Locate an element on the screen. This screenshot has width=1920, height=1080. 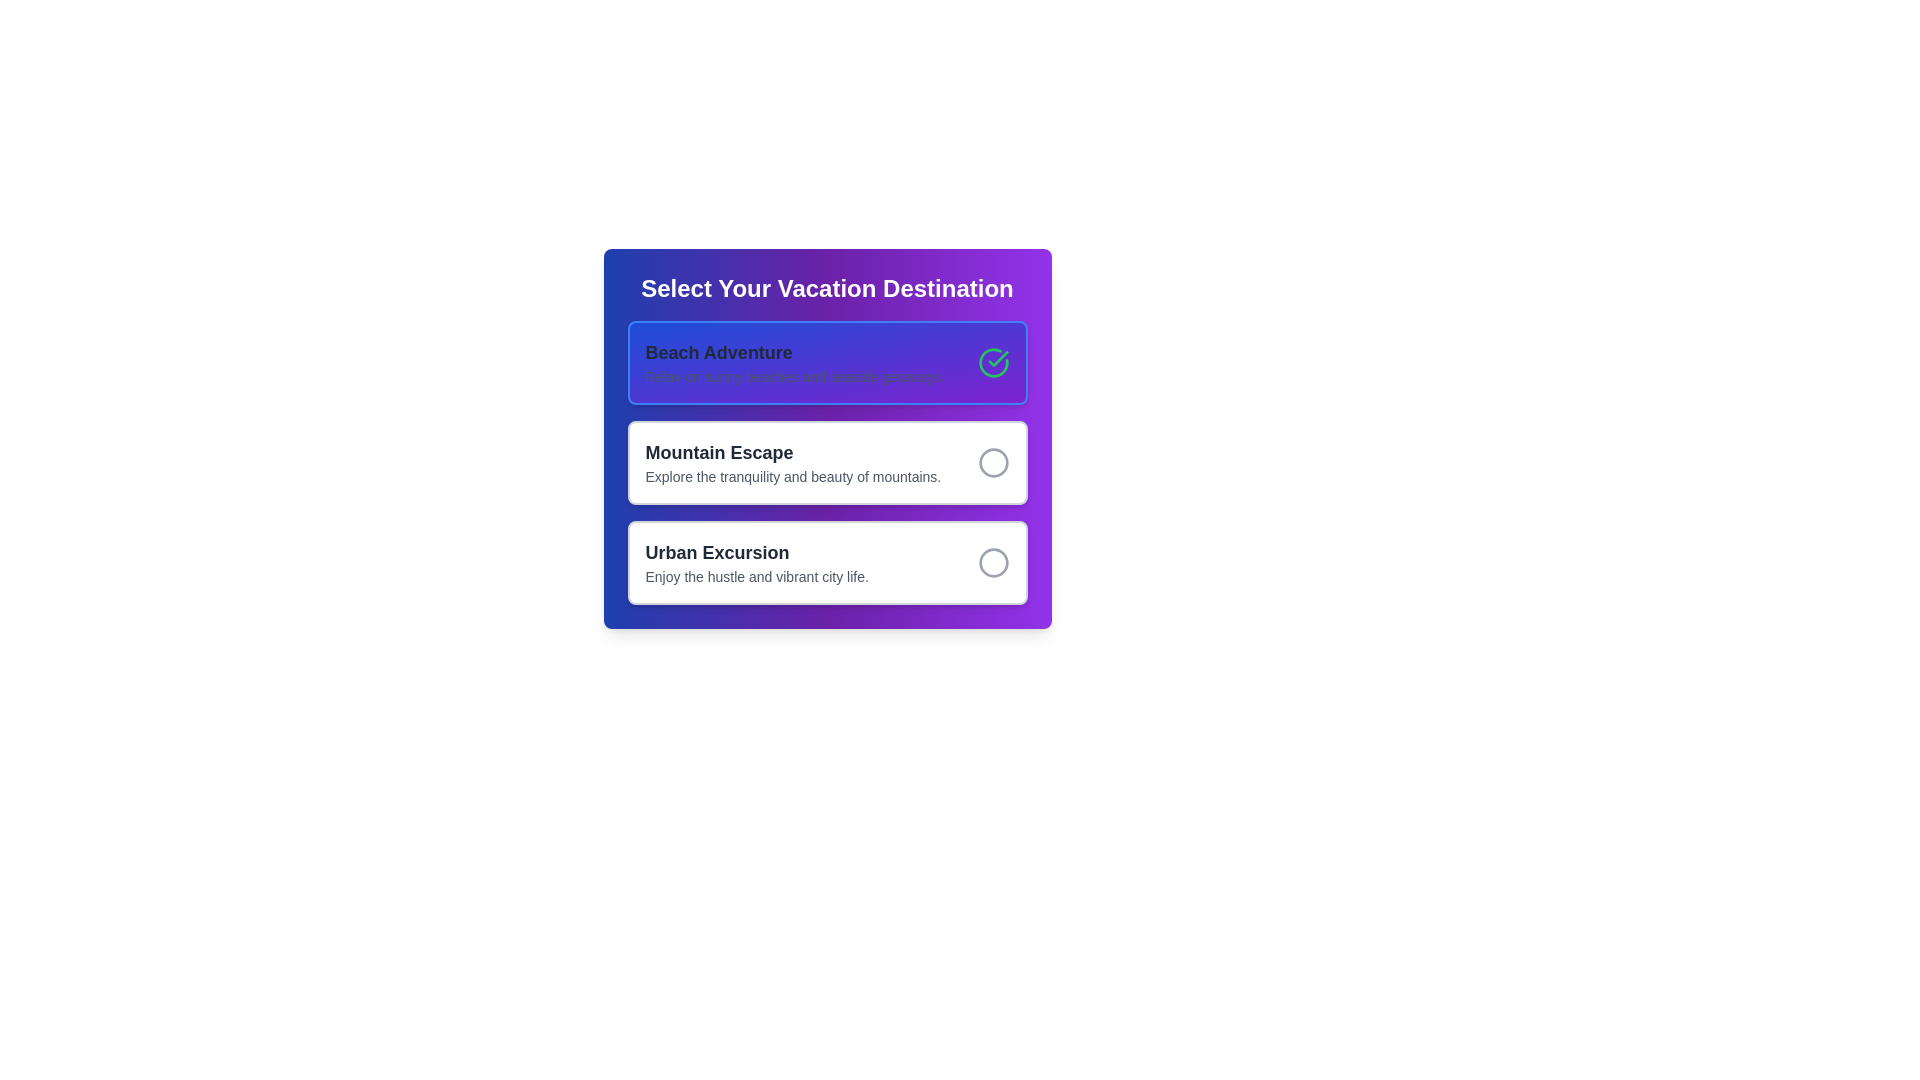
information displayed in the text block that includes 'Urban Excursion' and 'Enjoy the hustle and vibrant city life.' is located at coordinates (756, 563).